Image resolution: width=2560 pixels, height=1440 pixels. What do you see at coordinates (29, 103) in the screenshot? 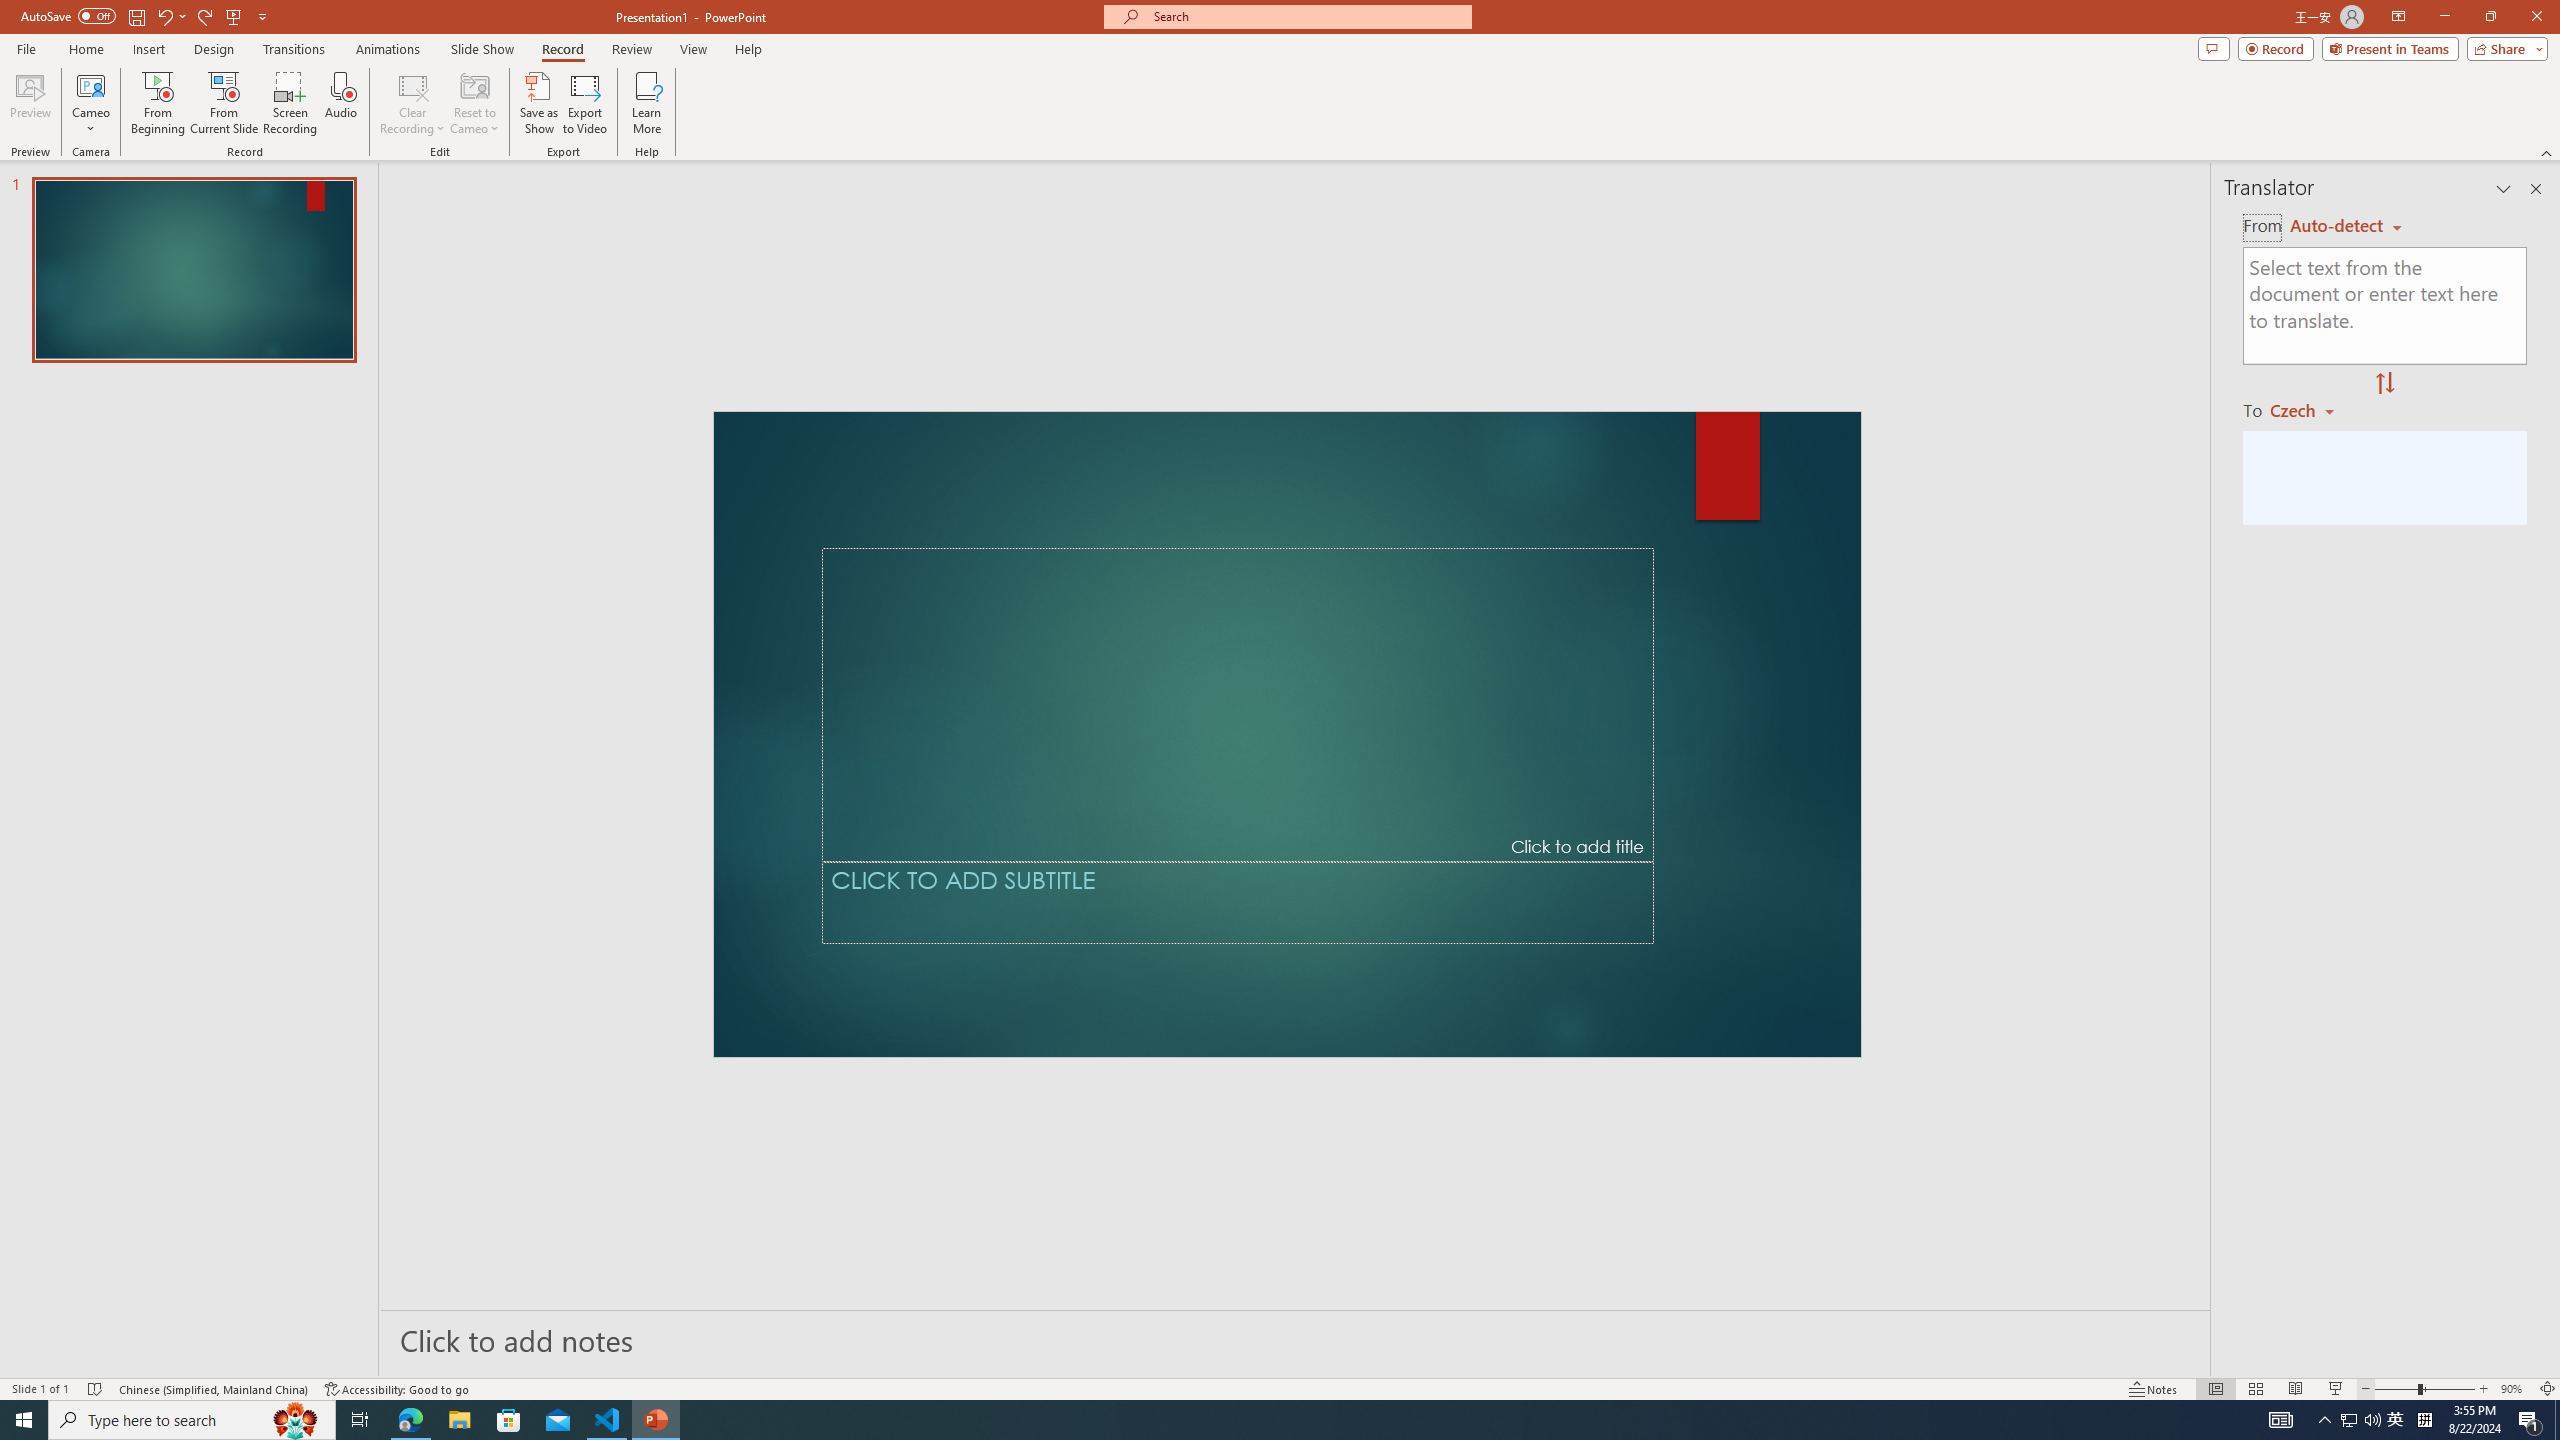
I see `'Preview'` at bounding box center [29, 103].